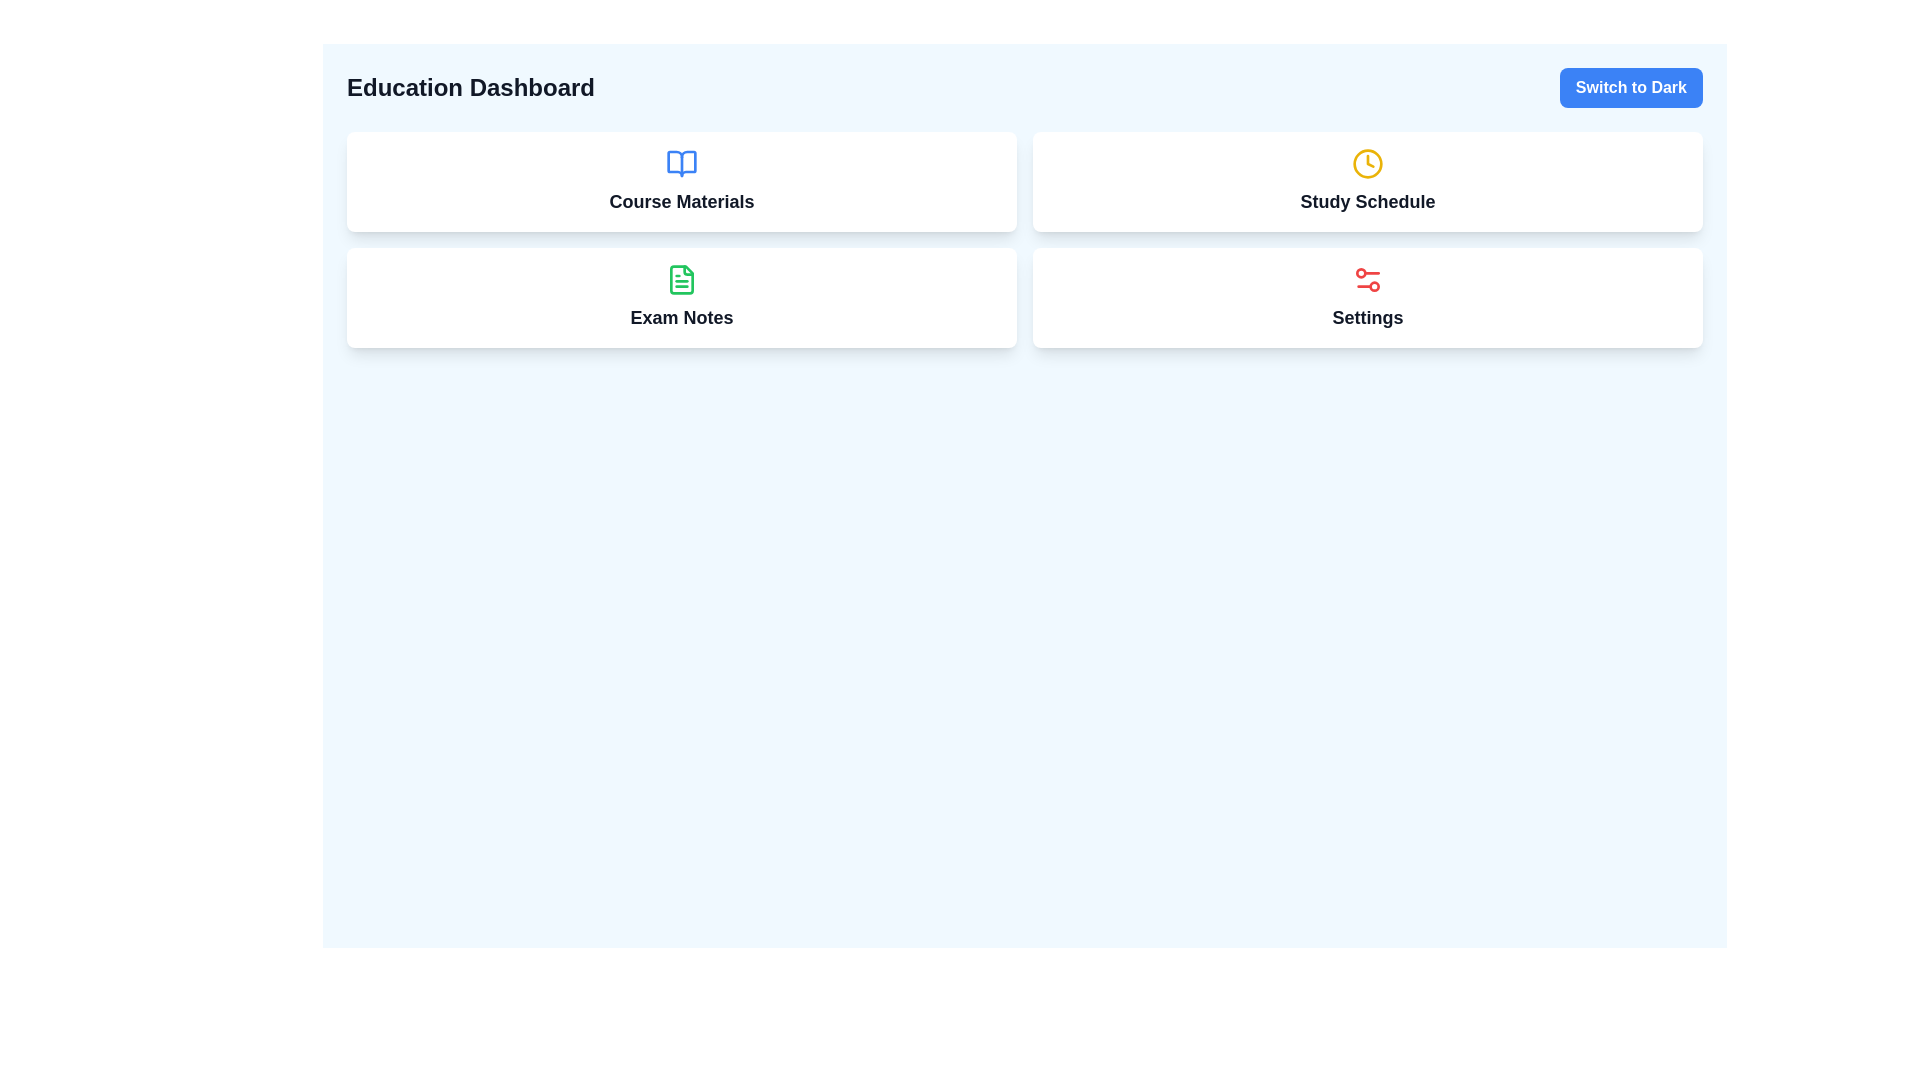  Describe the element at coordinates (1367, 201) in the screenshot. I see `the Text label that serves as the title for the study schedule card, located at the upper right of the main content area, below a clock icon` at that location.